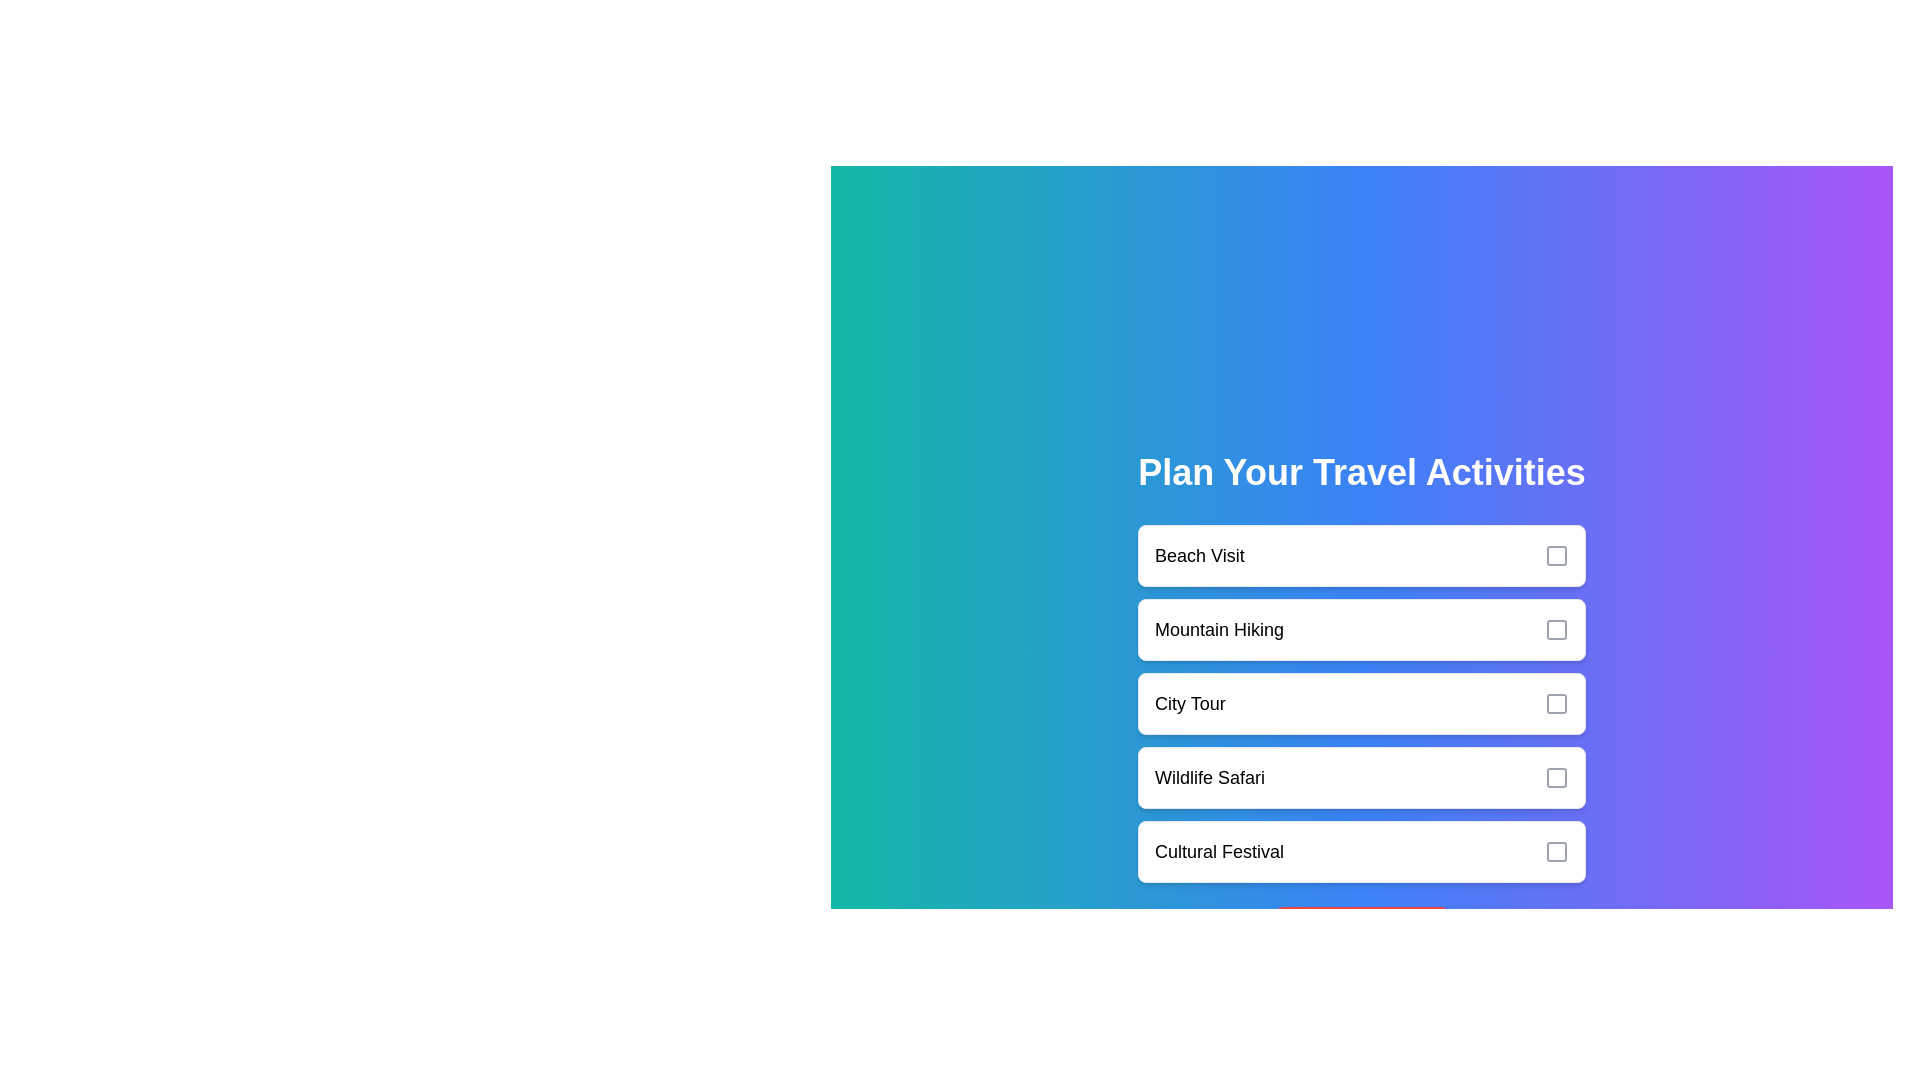 The height and width of the screenshot is (1080, 1920). What do you see at coordinates (1361, 628) in the screenshot?
I see `the activity Mountain Hiking to observe the hover effect` at bounding box center [1361, 628].